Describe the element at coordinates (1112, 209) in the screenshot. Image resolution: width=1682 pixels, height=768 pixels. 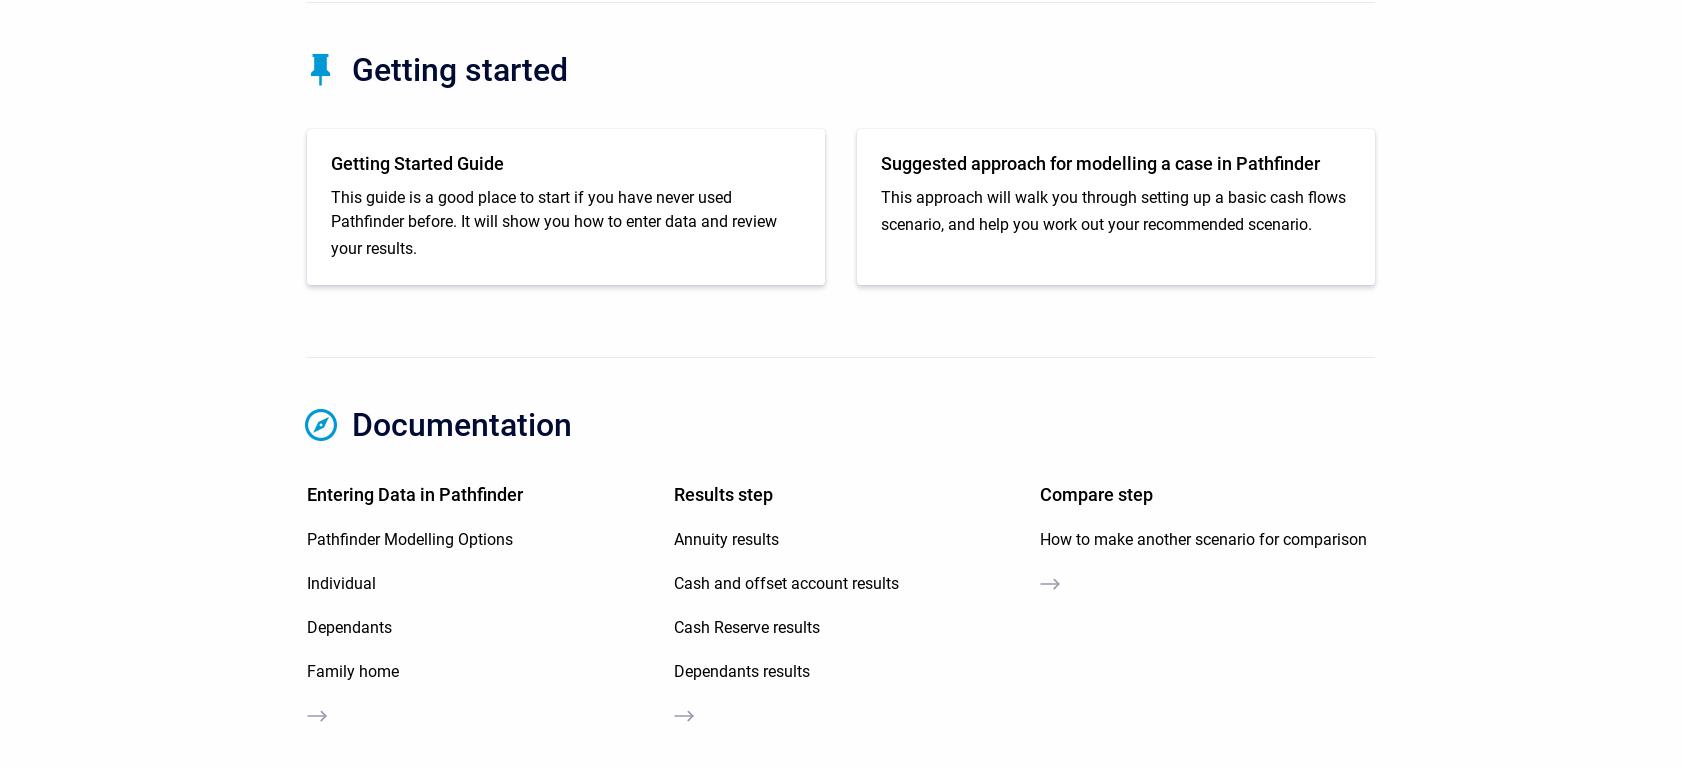
I see `'This approach will walk you through setting up a basic cash flows scenario, and help you work out your recommended scenario.'` at that location.